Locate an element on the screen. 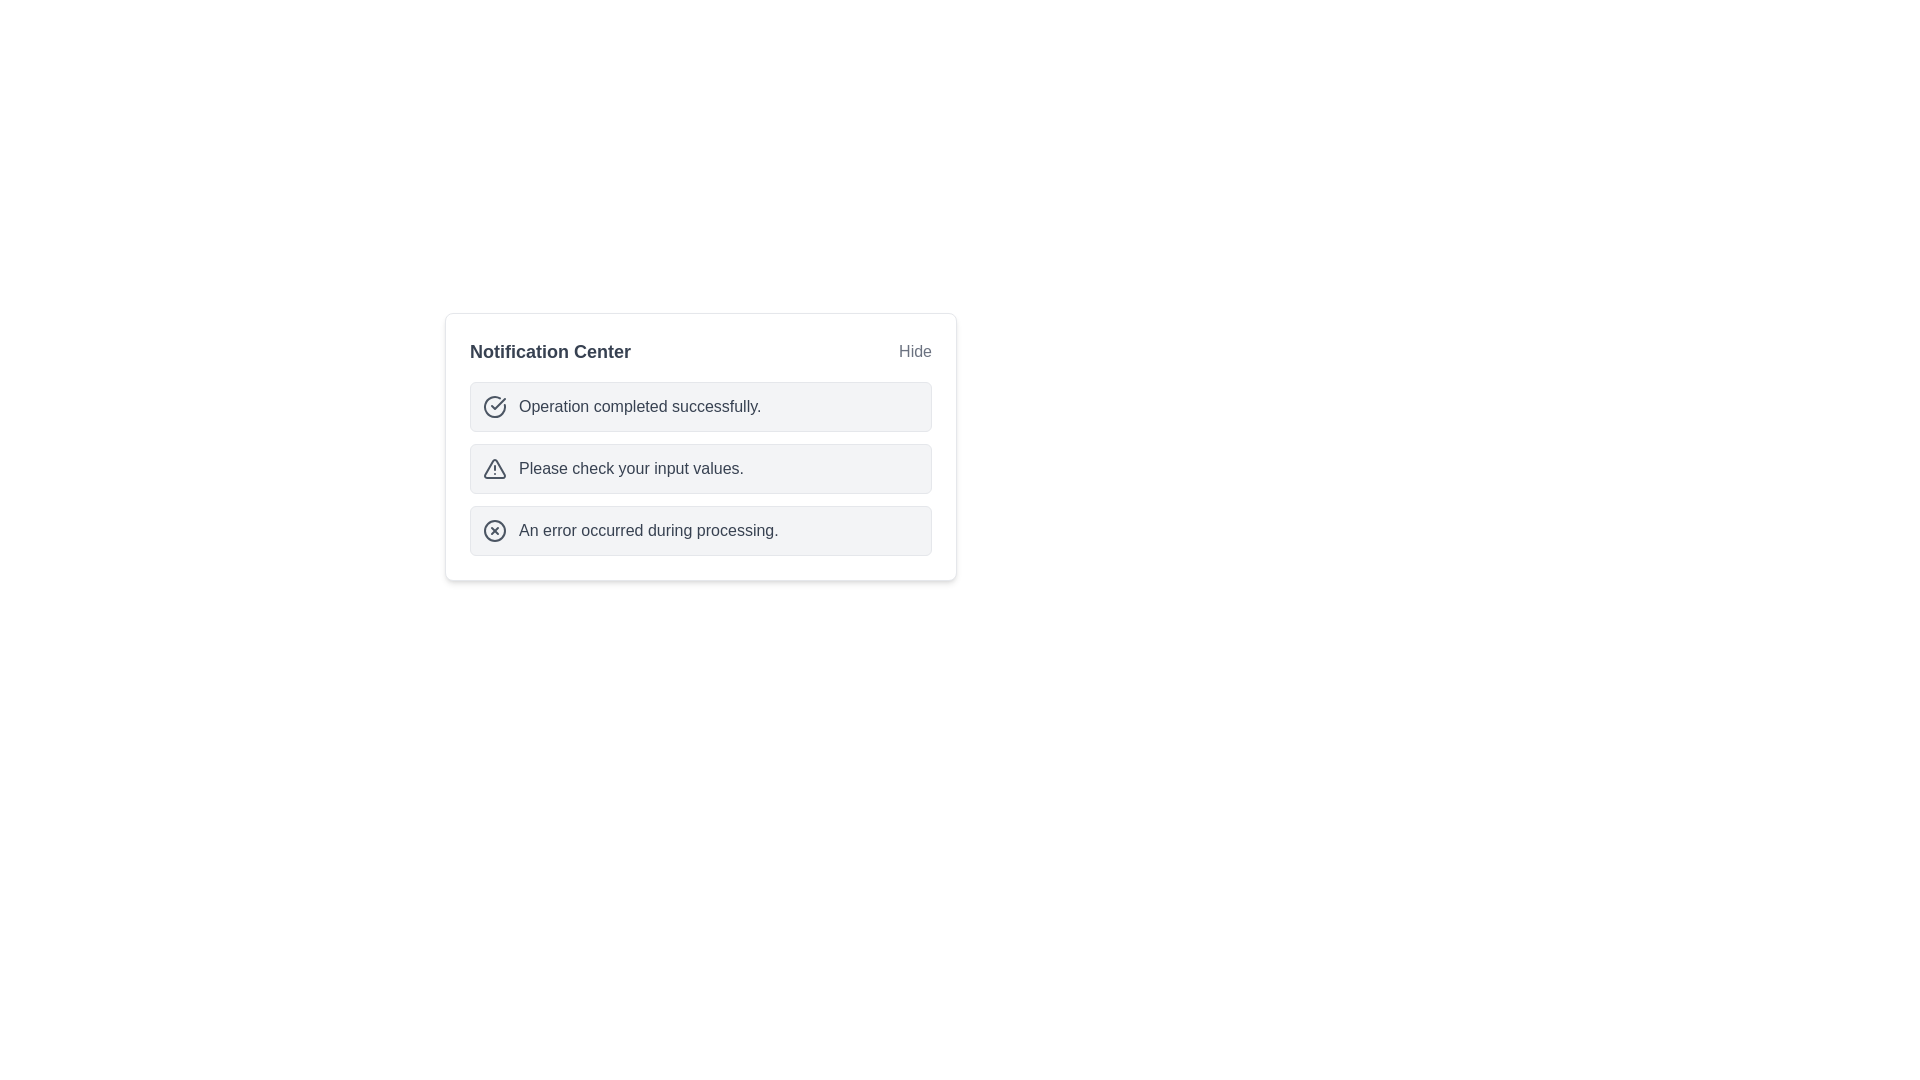 This screenshot has height=1080, width=1920. the middle notification text label that displays an error or warning message, aligned with a warning icon to its left is located at coordinates (630, 469).